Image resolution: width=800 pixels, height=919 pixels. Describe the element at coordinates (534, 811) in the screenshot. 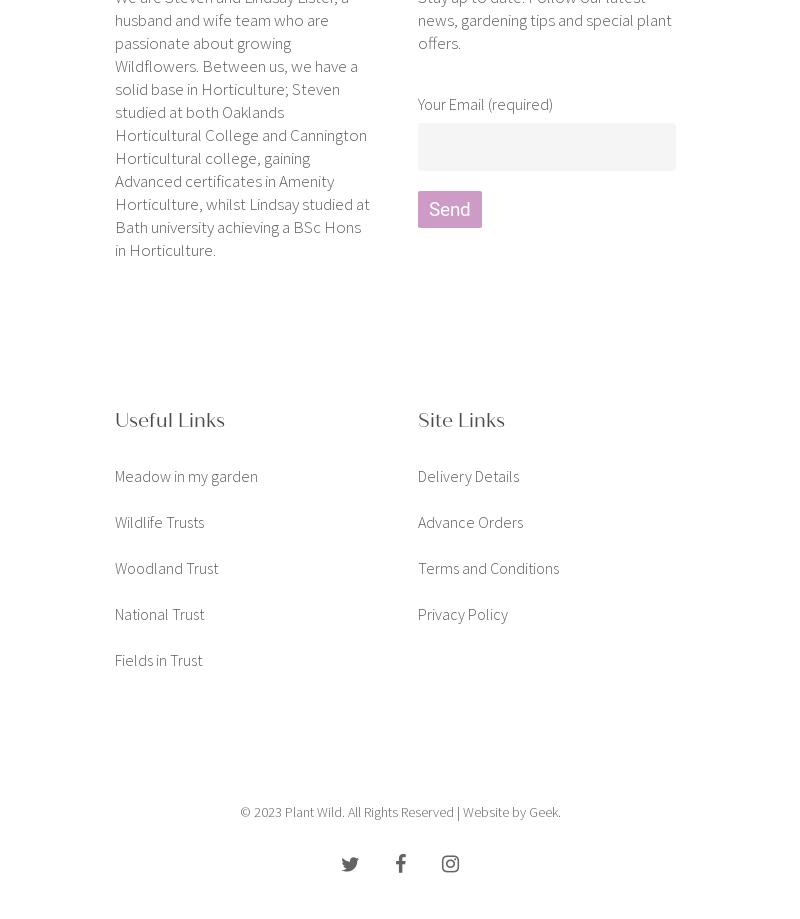

I see `'by Geek.'` at that location.